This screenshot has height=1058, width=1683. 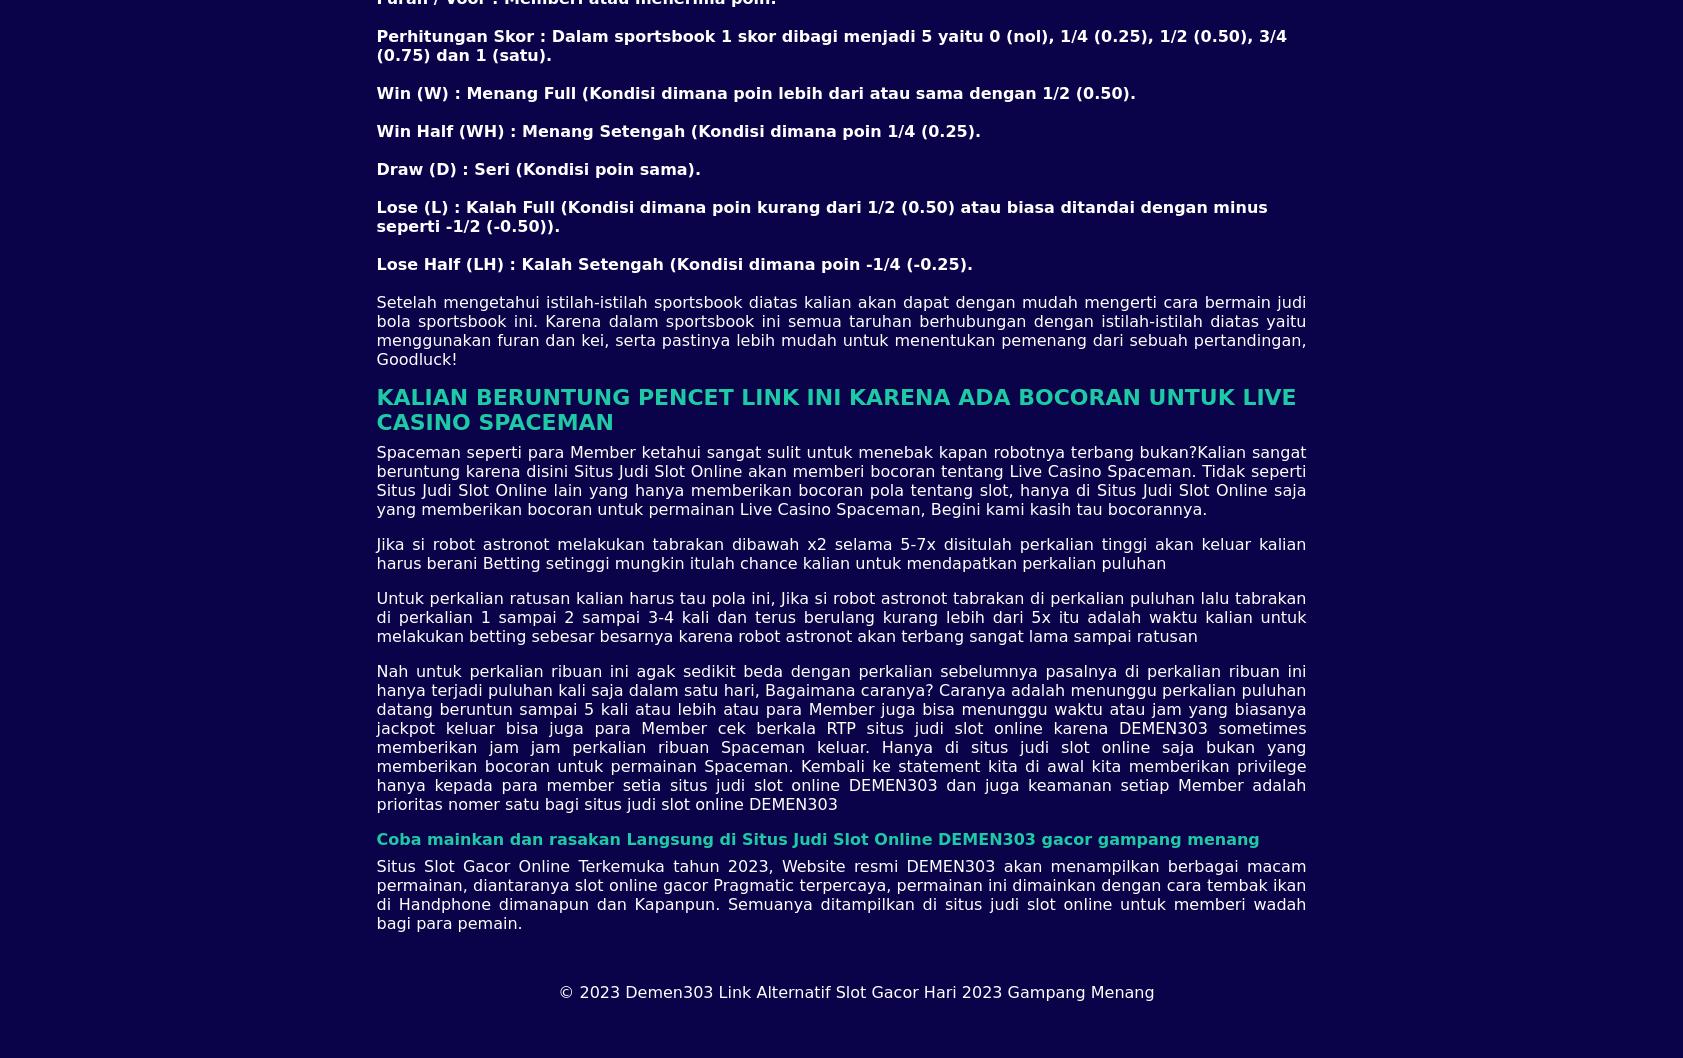 I want to click on 'Perhitungan Skor : Dalam sportsbook 1 skor dibagi menjadi 5 yaitu 0 (nol), 1/4 (0.25), 1/2 (0.50), 3/4 (0.75) dan 1 (satu).', so click(x=830, y=44).